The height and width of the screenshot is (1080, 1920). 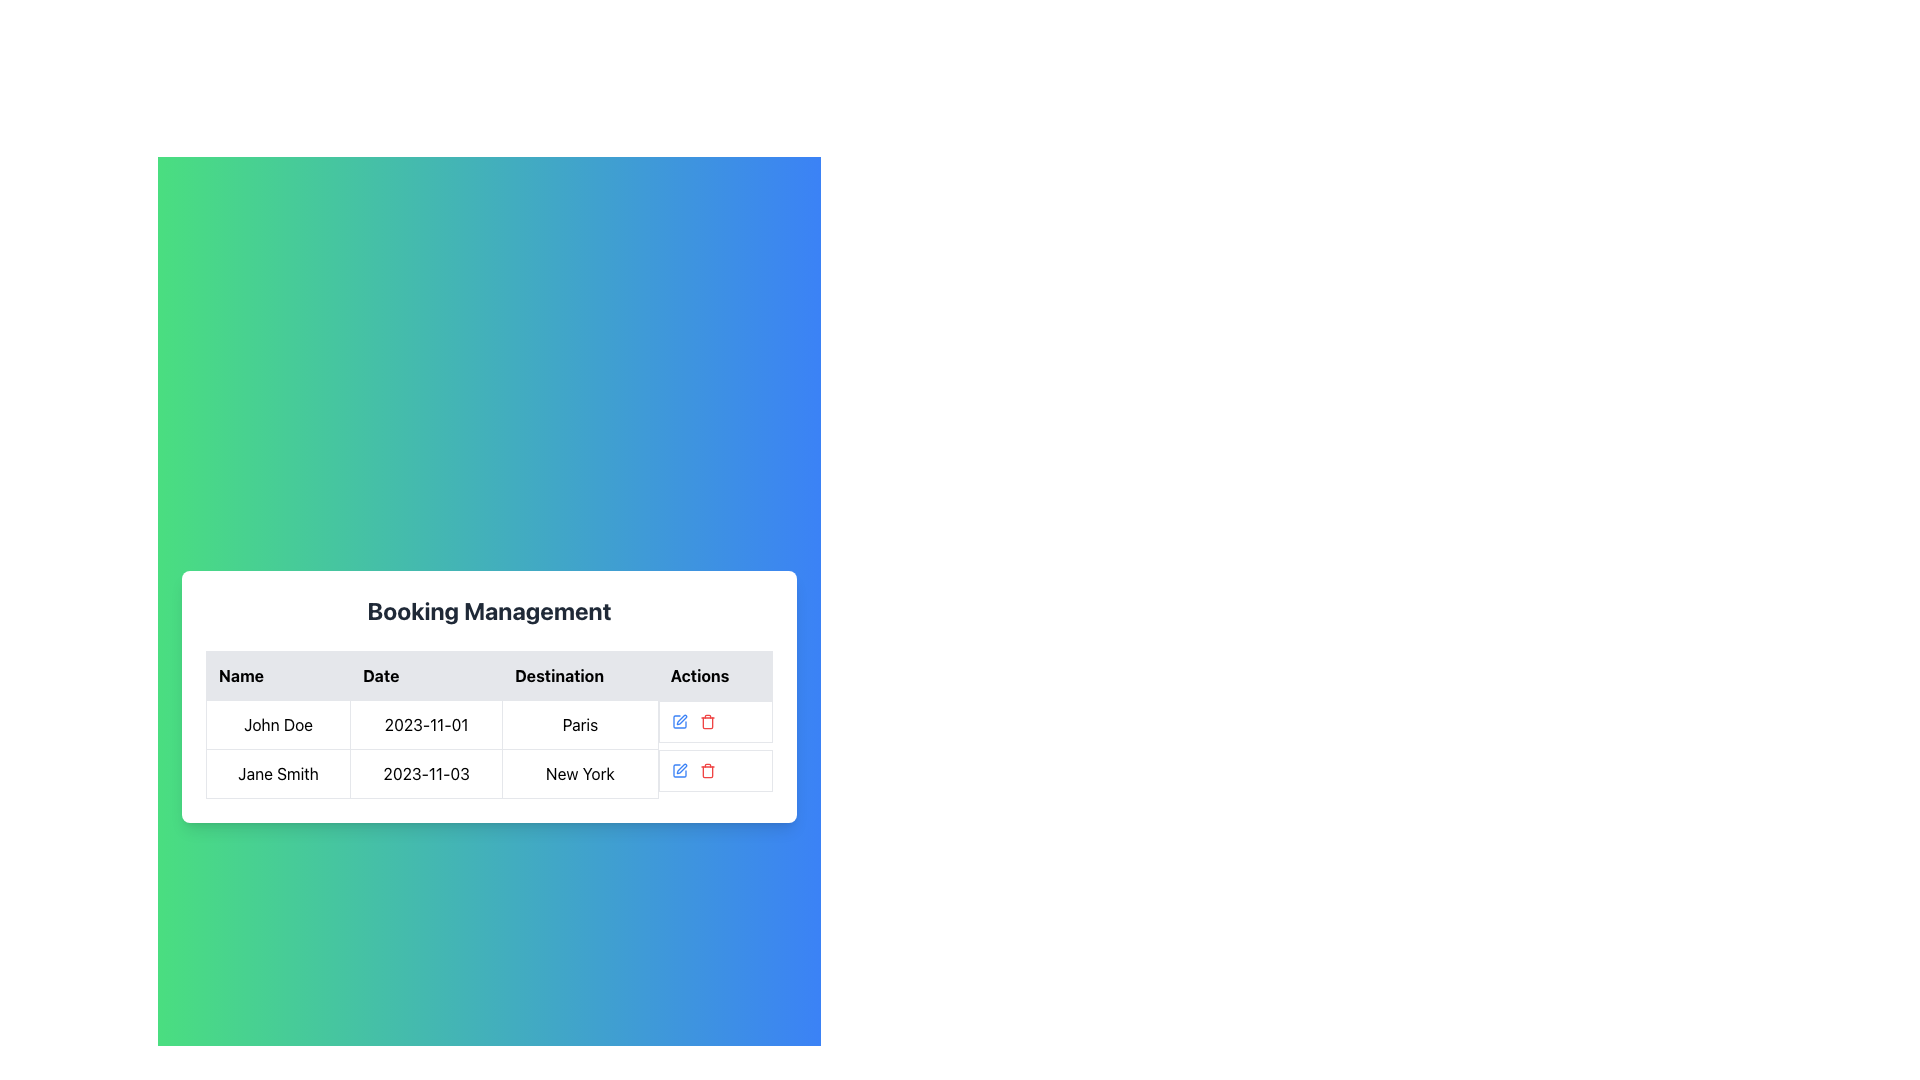 I want to click on the delete button in the Actions column of the table for the entry corresponding to Jane Smith, so click(x=707, y=769).